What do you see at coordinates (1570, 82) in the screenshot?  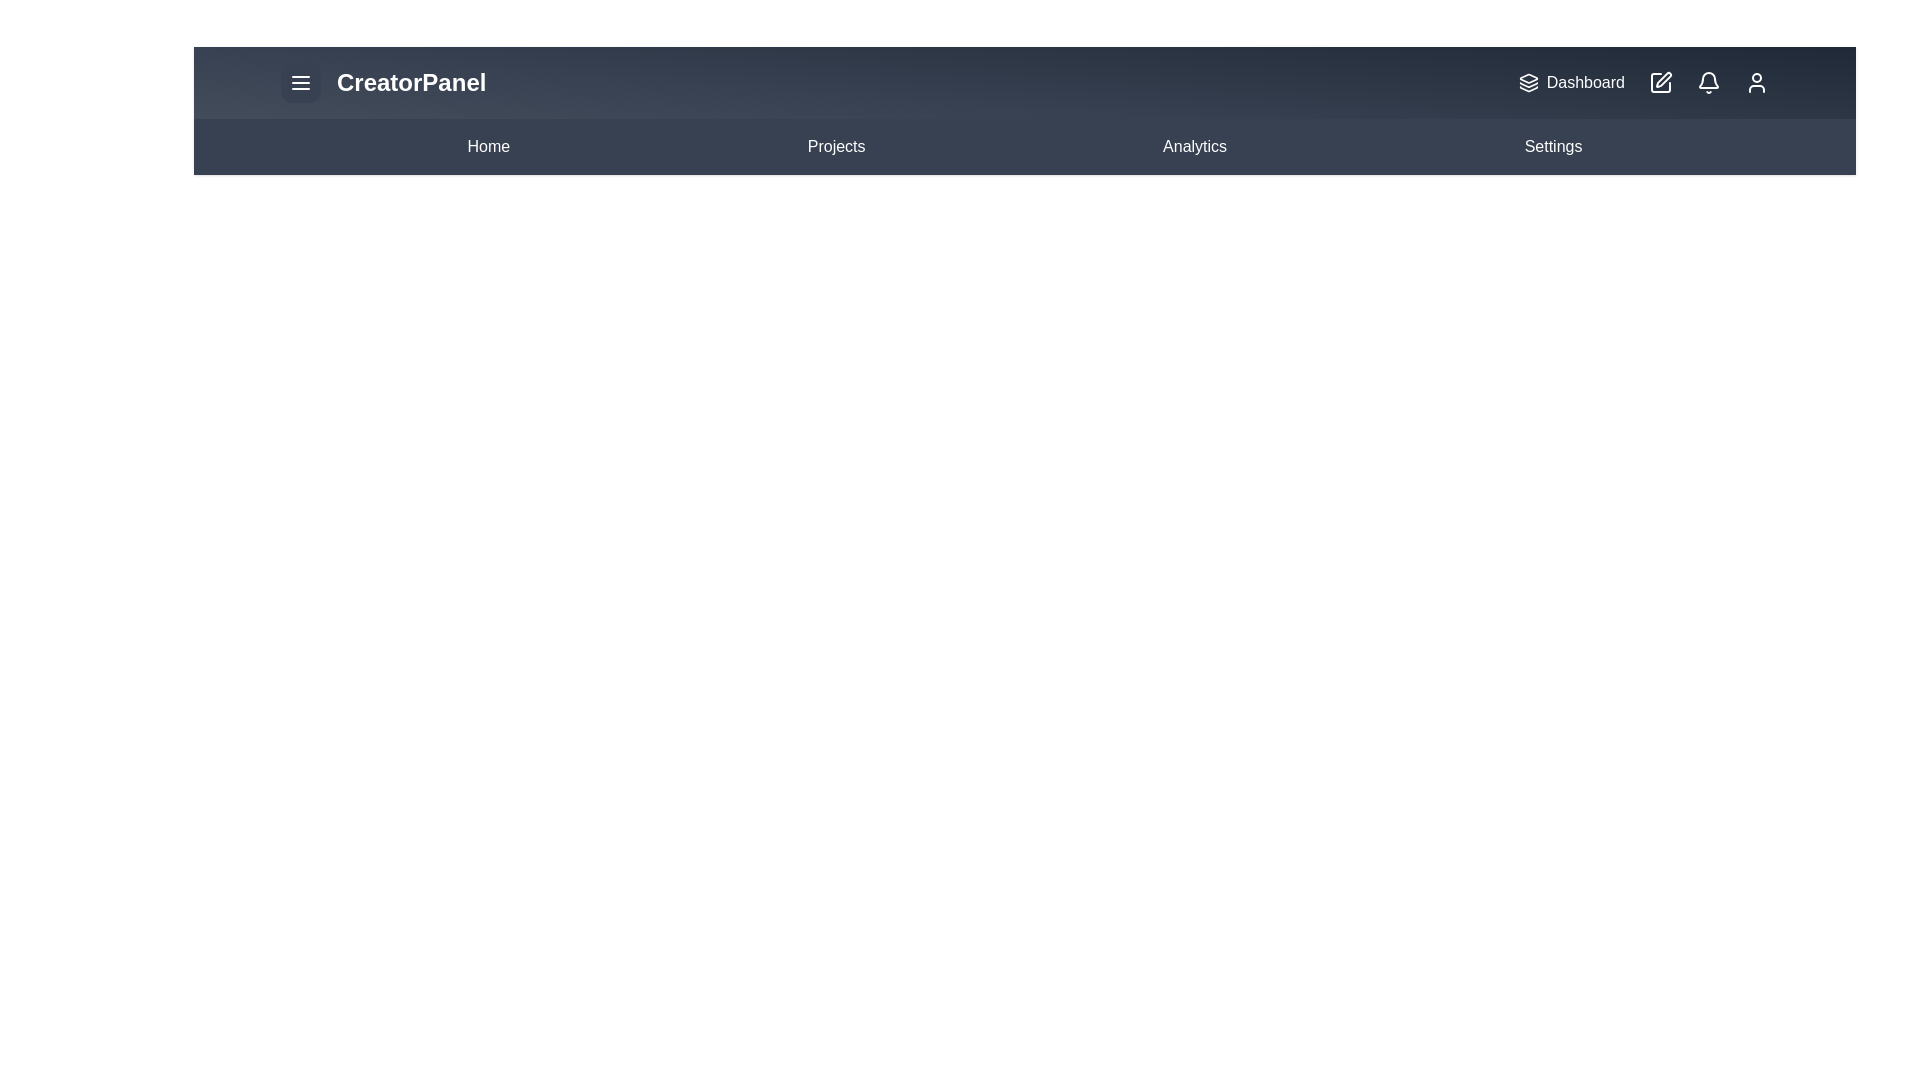 I see `the 'Dashboard' button` at bounding box center [1570, 82].